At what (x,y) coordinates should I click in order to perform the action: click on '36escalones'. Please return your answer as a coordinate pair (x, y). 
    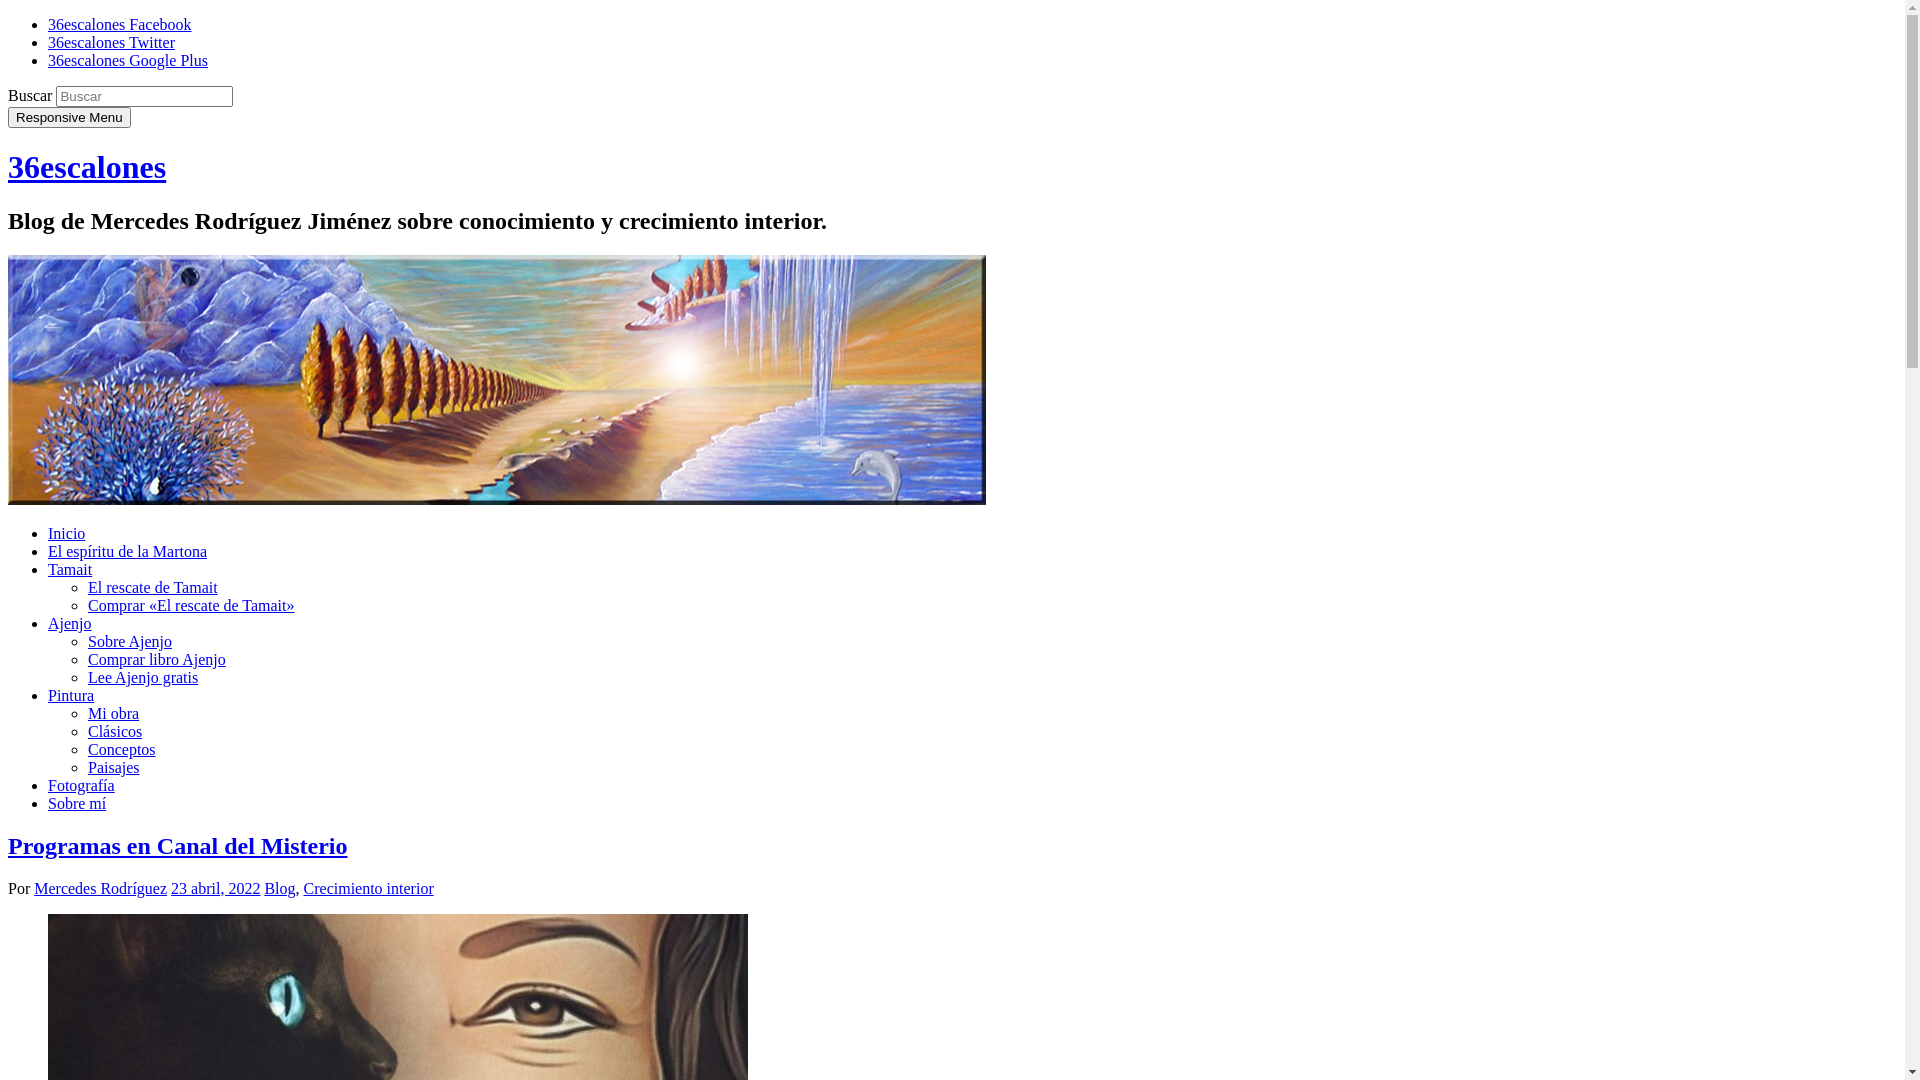
    Looking at the image, I should click on (85, 165).